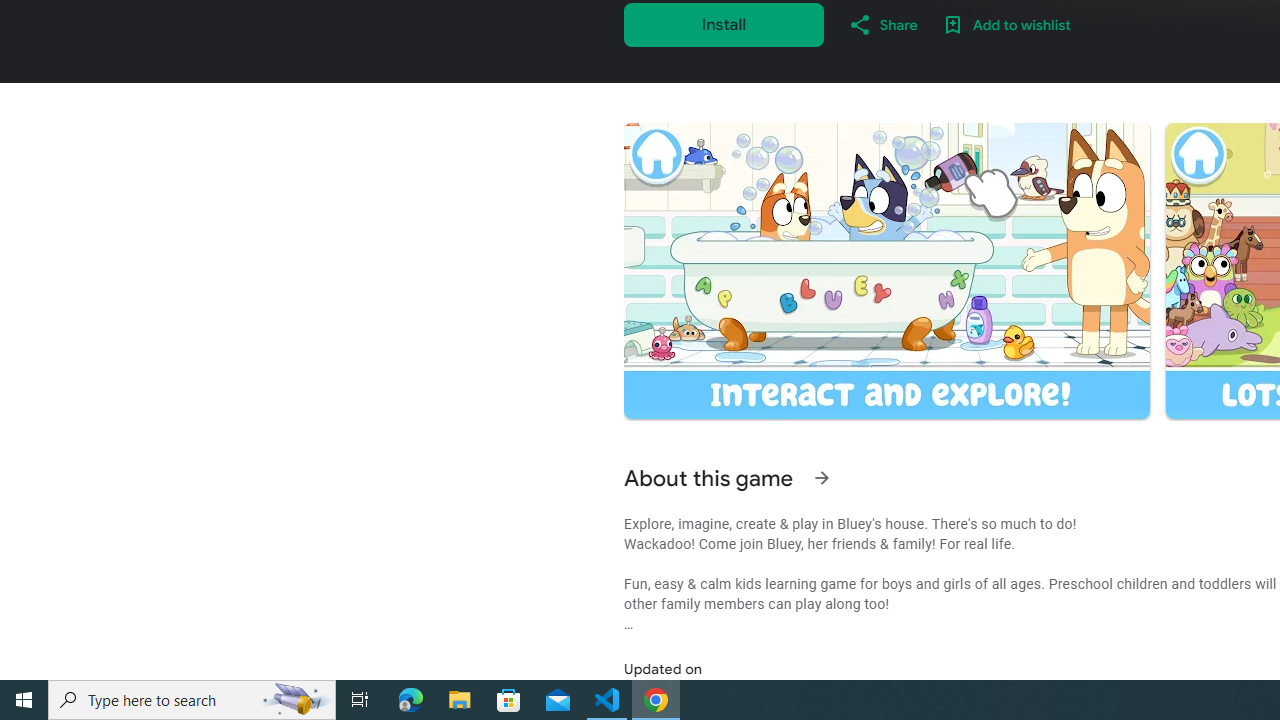 Image resolution: width=1280 pixels, height=720 pixels. I want to click on 'See more information on About this game', so click(821, 478).